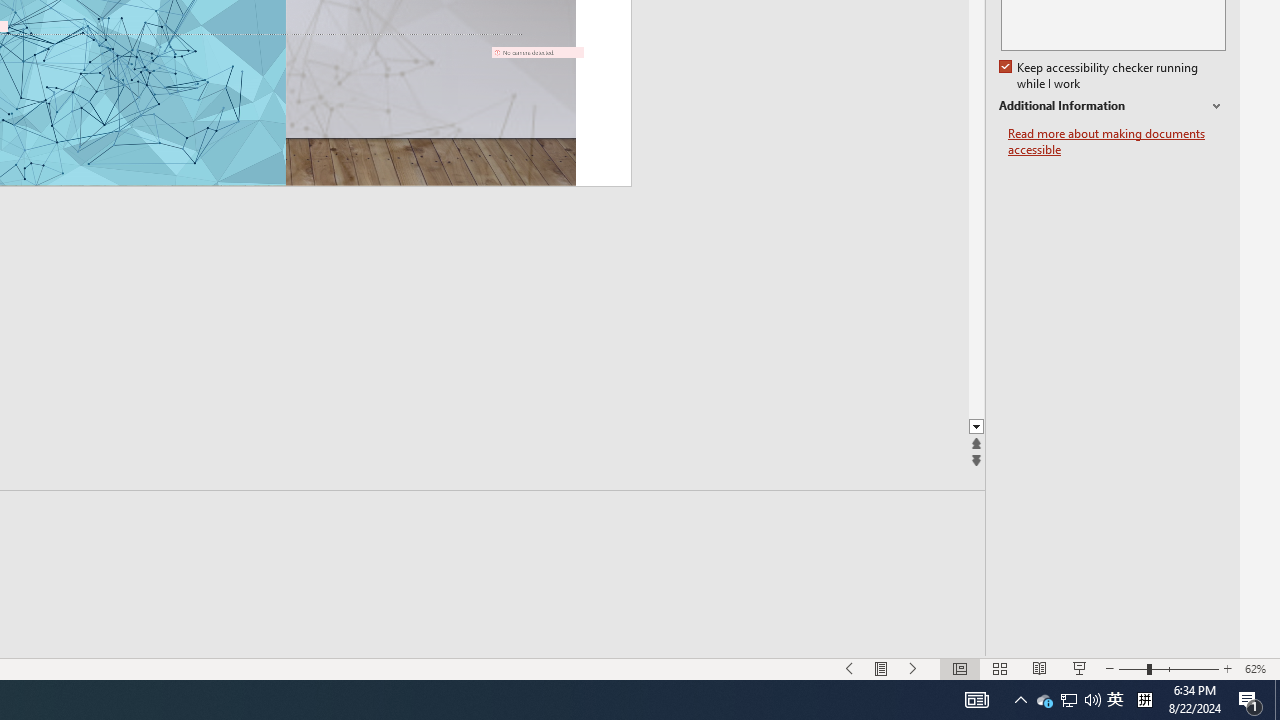 This screenshot has height=720, width=1280. Describe the element at coordinates (850, 669) in the screenshot. I see `'Slide Show Previous On'` at that location.